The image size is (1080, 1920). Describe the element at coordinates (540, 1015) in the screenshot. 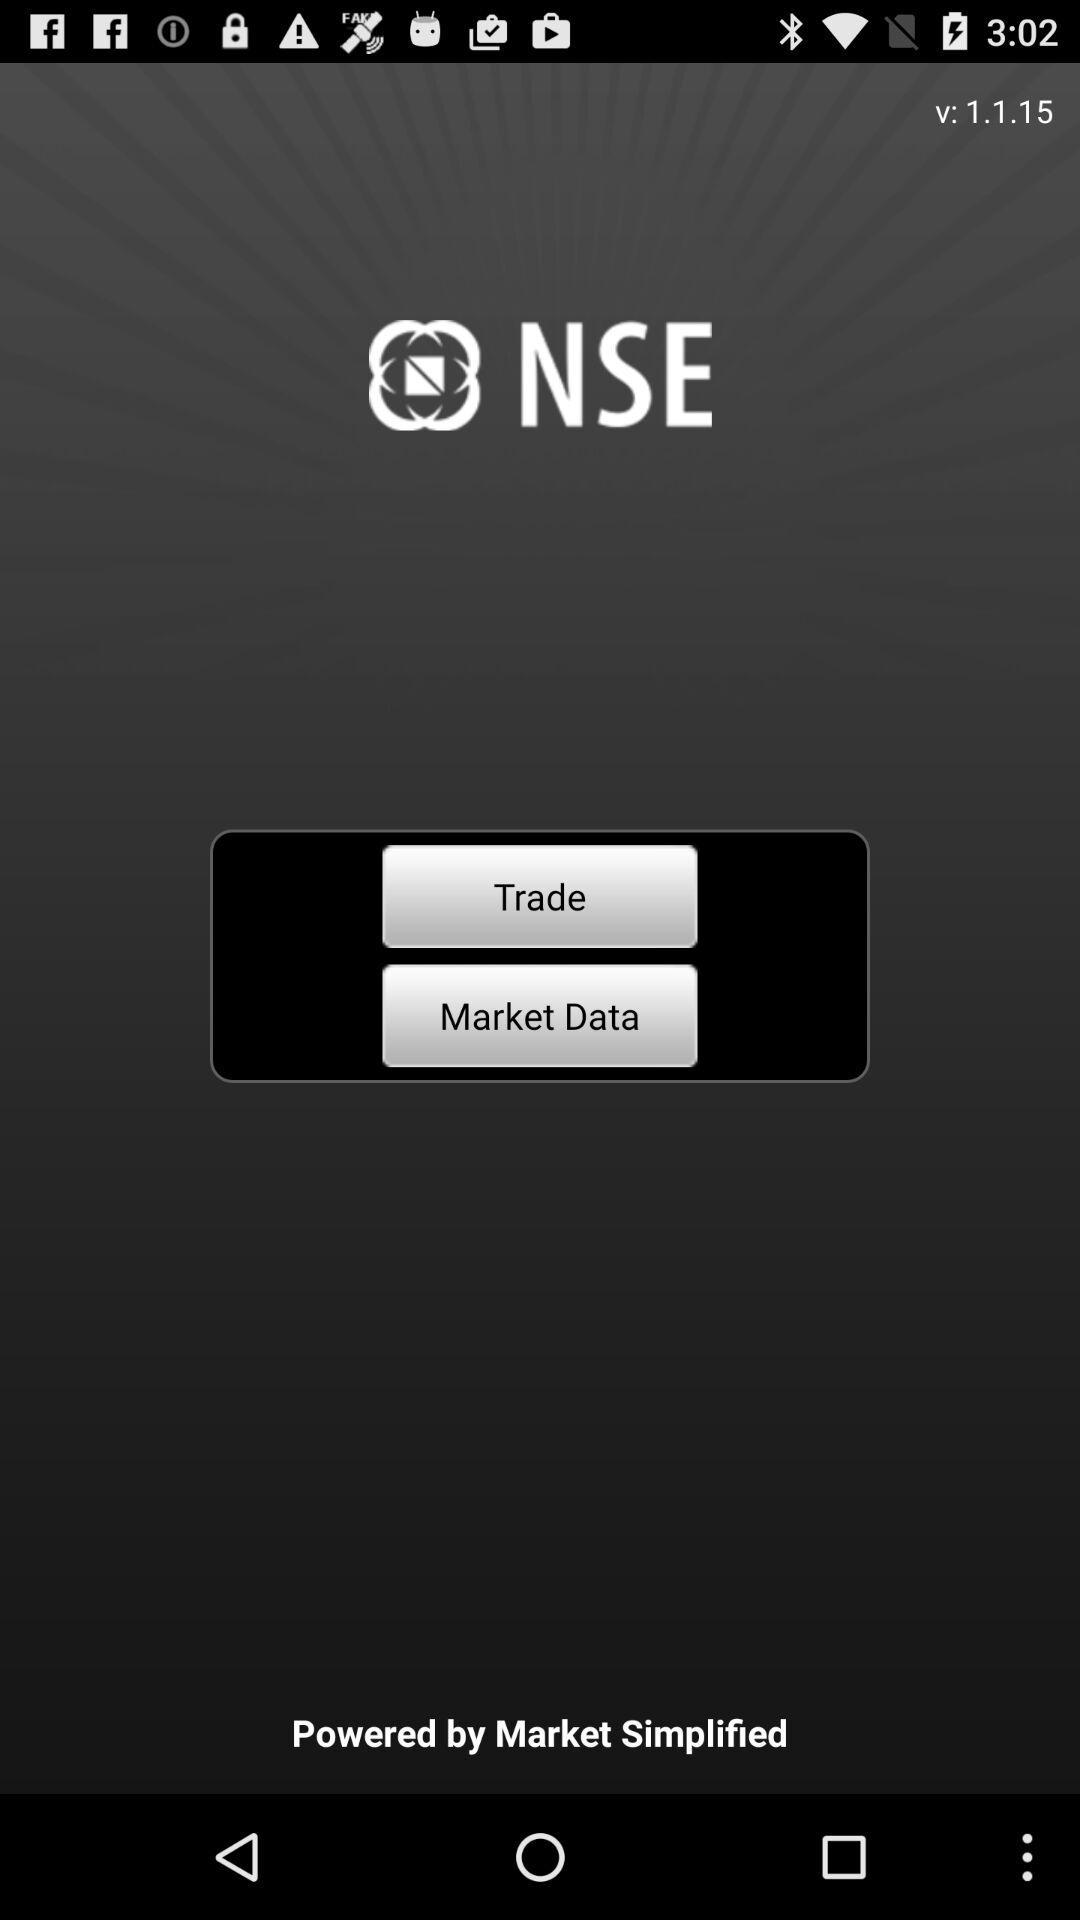

I see `the market data` at that location.